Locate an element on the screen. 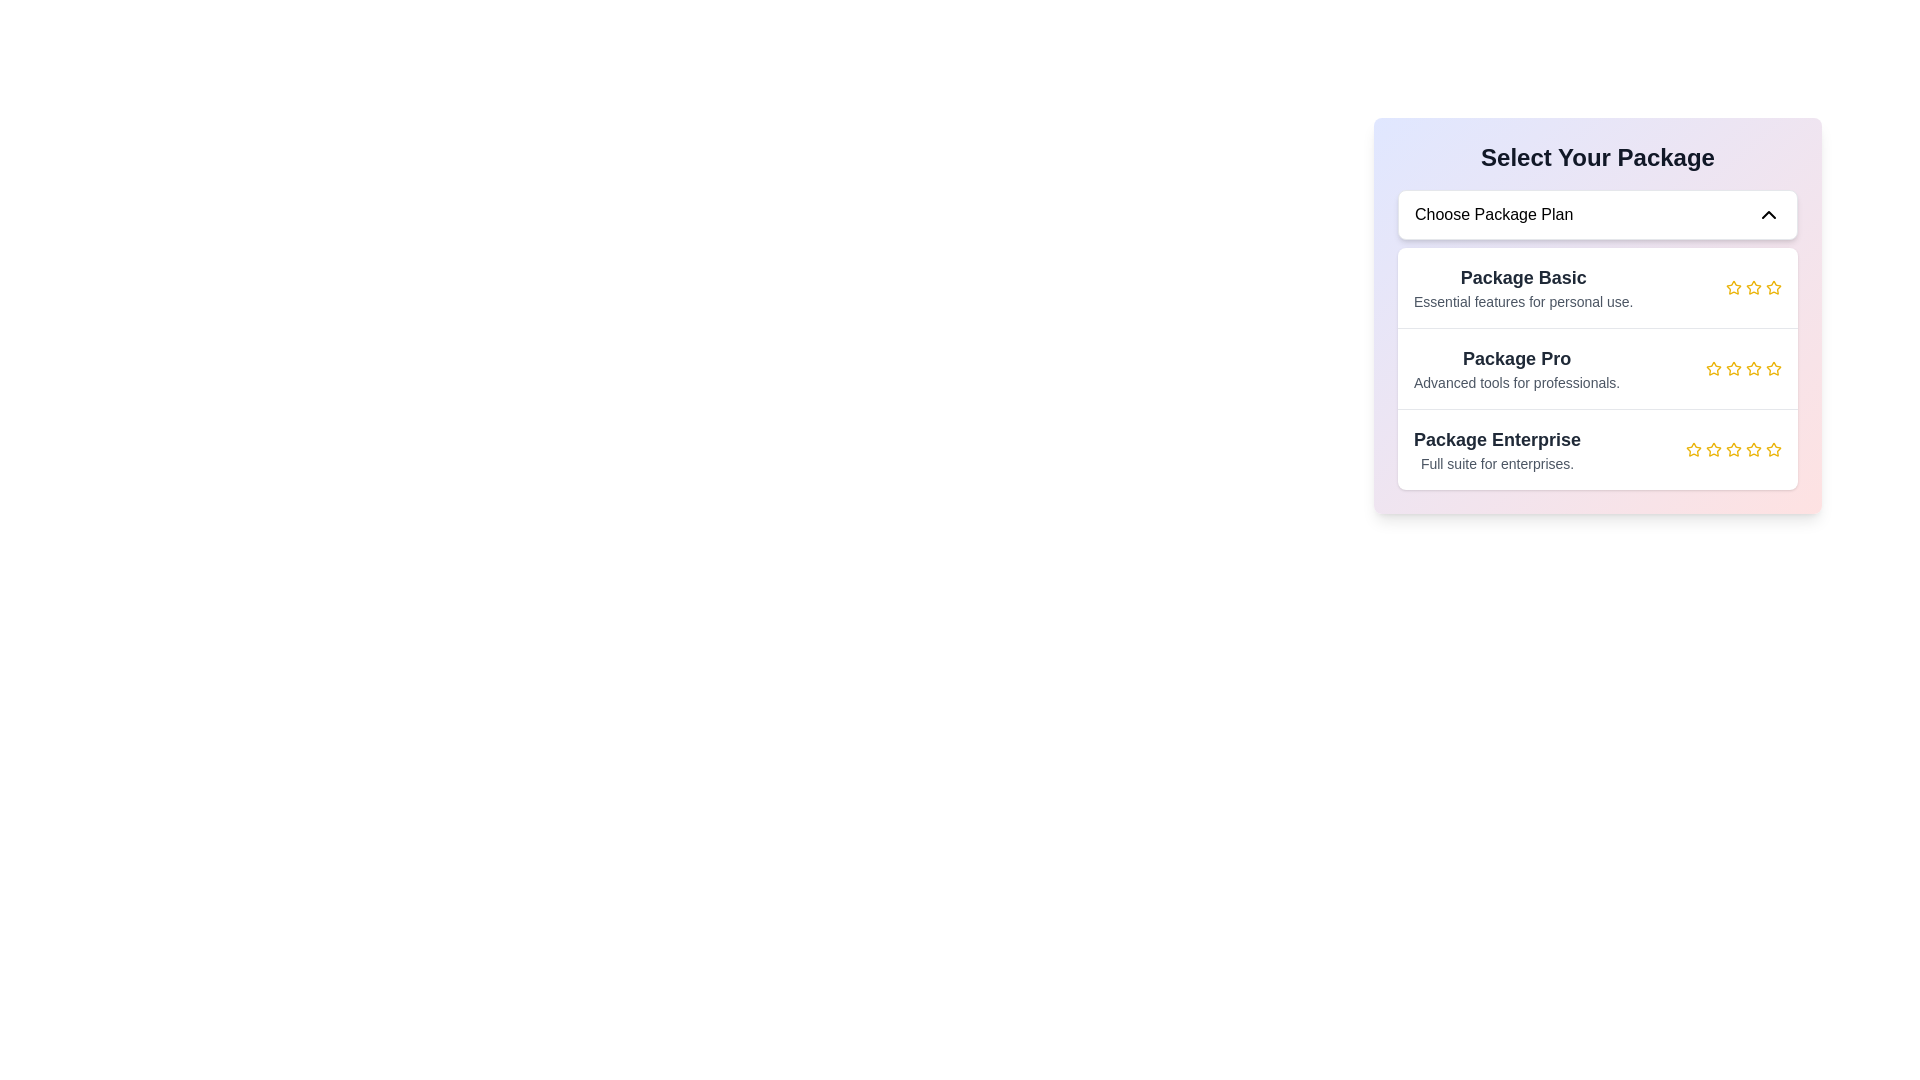 Image resolution: width=1920 pixels, height=1080 pixels. the fifth star icon in the rating row for the 'Package Enterprise' option to provide a rating is located at coordinates (1752, 448).